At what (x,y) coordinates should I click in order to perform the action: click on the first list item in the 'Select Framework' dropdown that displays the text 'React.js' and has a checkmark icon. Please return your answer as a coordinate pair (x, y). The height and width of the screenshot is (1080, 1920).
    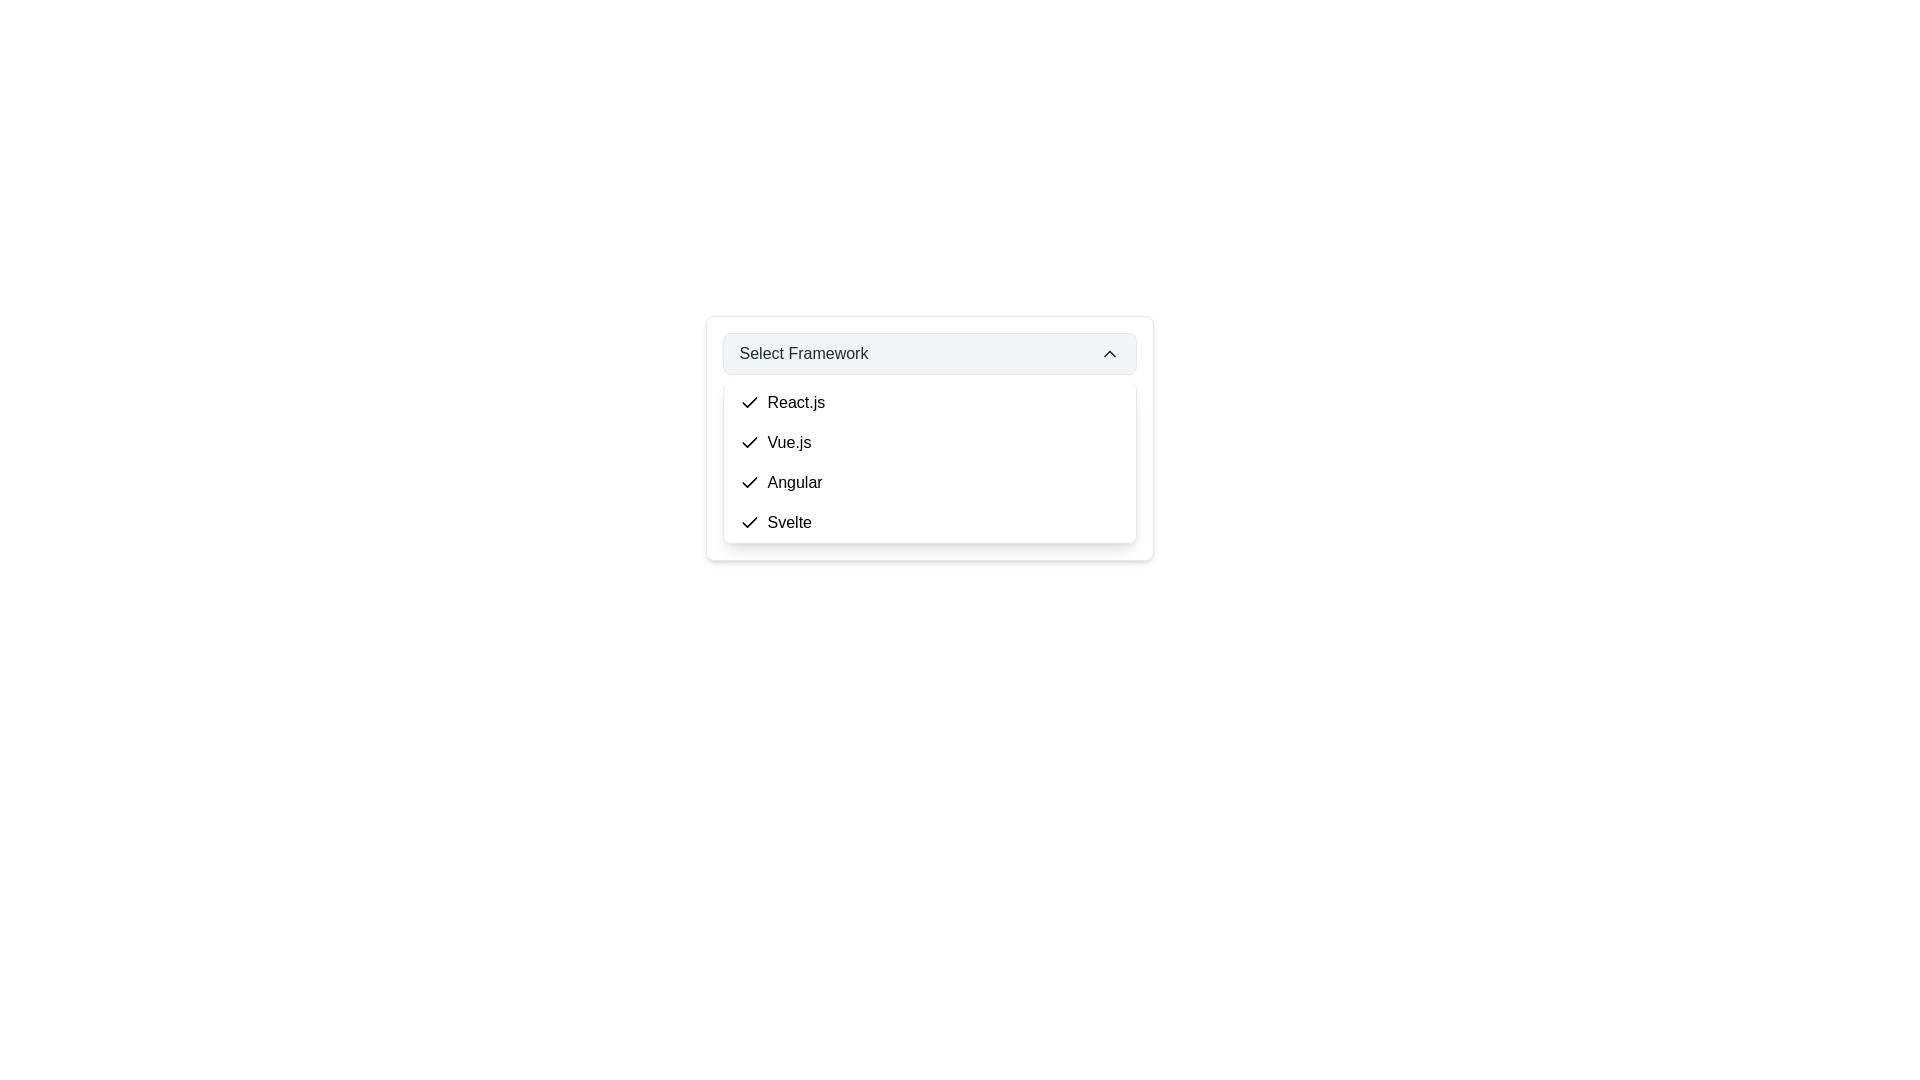
    Looking at the image, I should click on (781, 402).